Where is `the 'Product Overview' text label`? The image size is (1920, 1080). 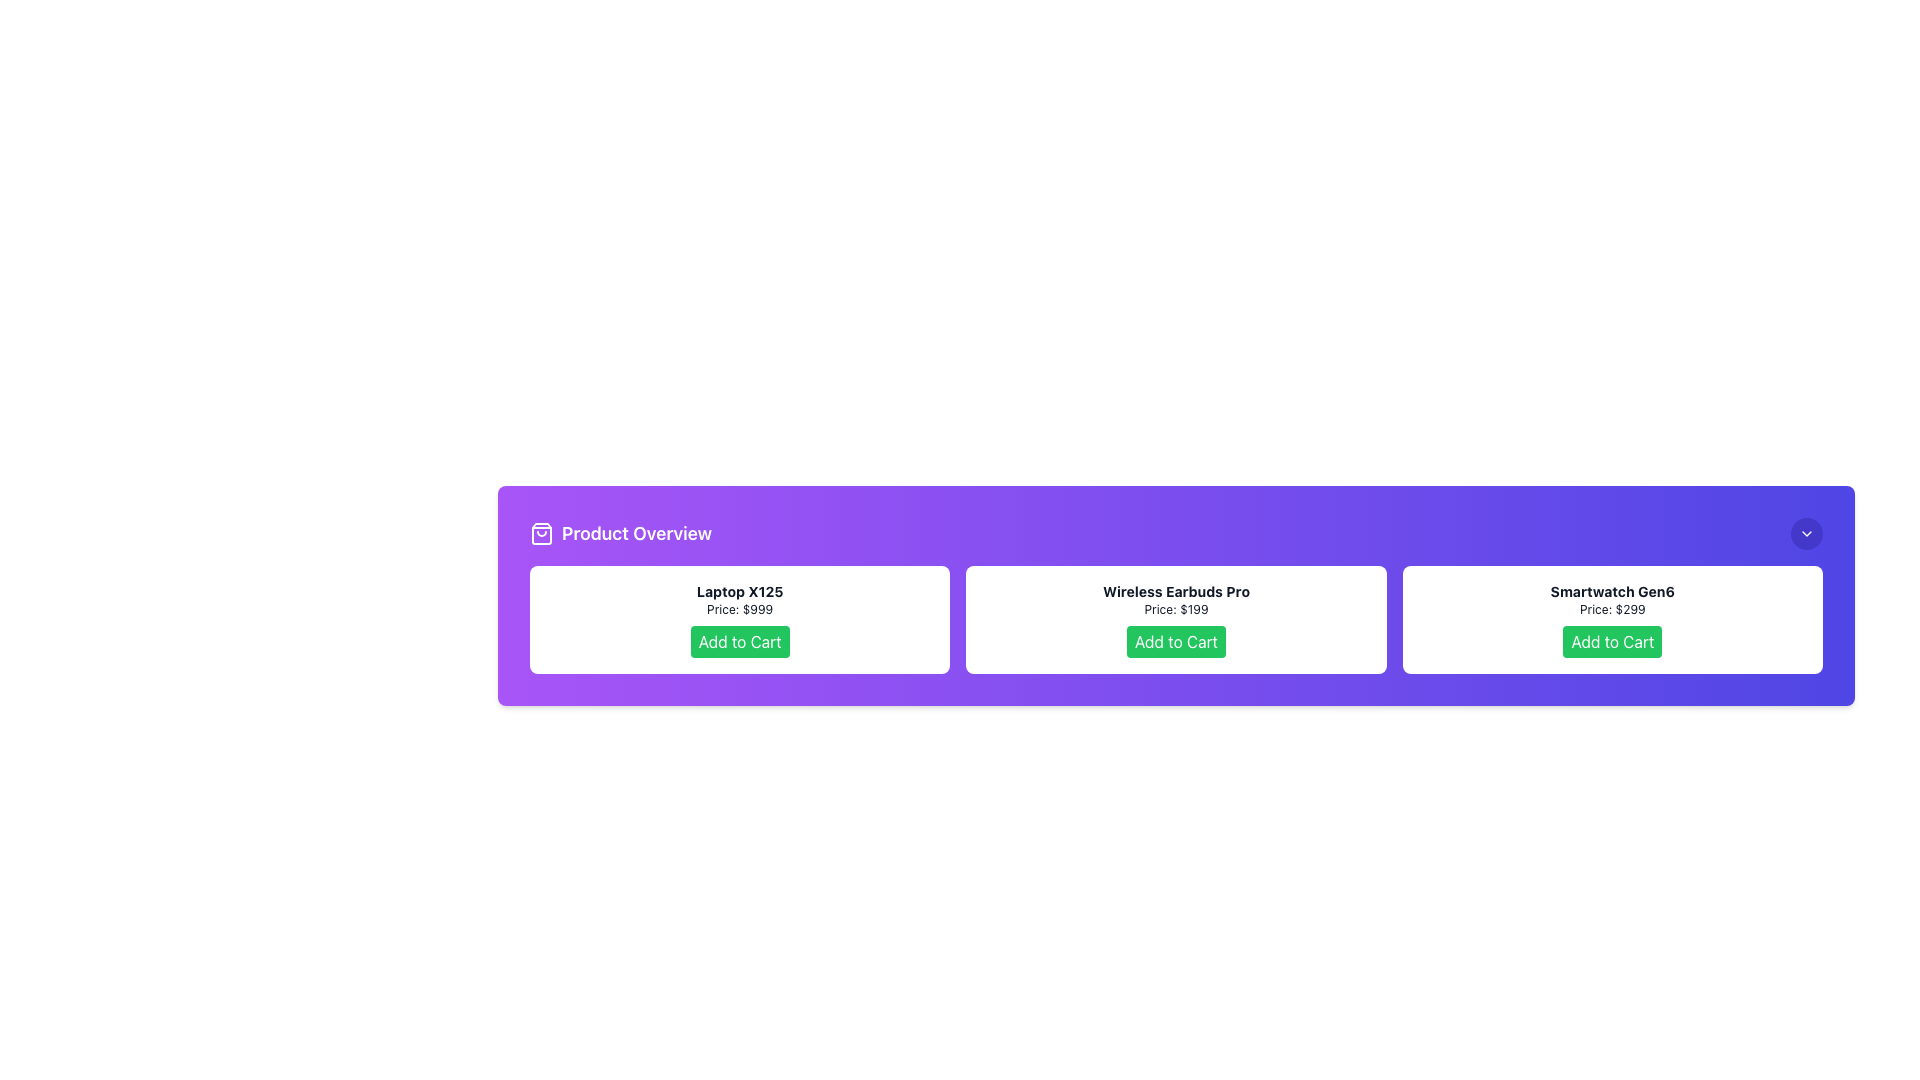
the 'Product Overview' text label is located at coordinates (620, 532).